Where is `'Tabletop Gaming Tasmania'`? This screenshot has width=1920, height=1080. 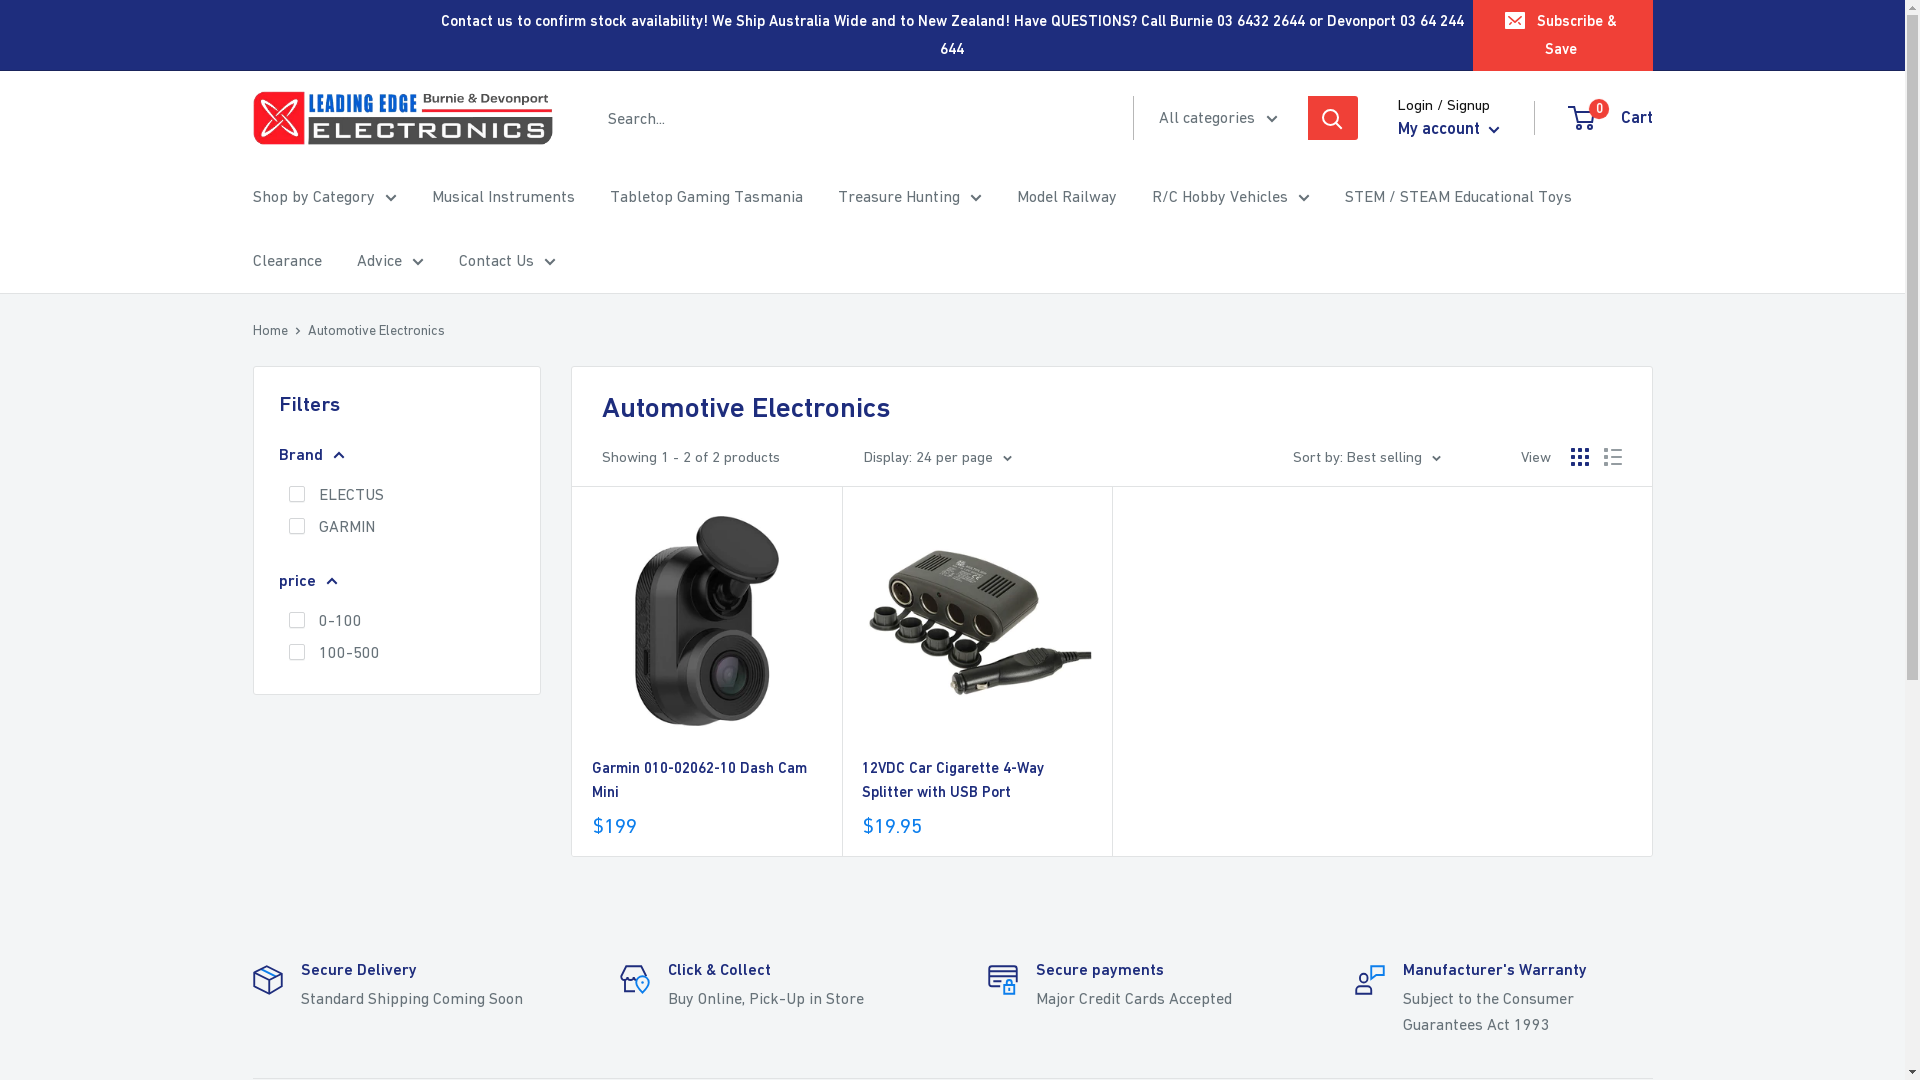
'Tabletop Gaming Tasmania' is located at coordinates (608, 196).